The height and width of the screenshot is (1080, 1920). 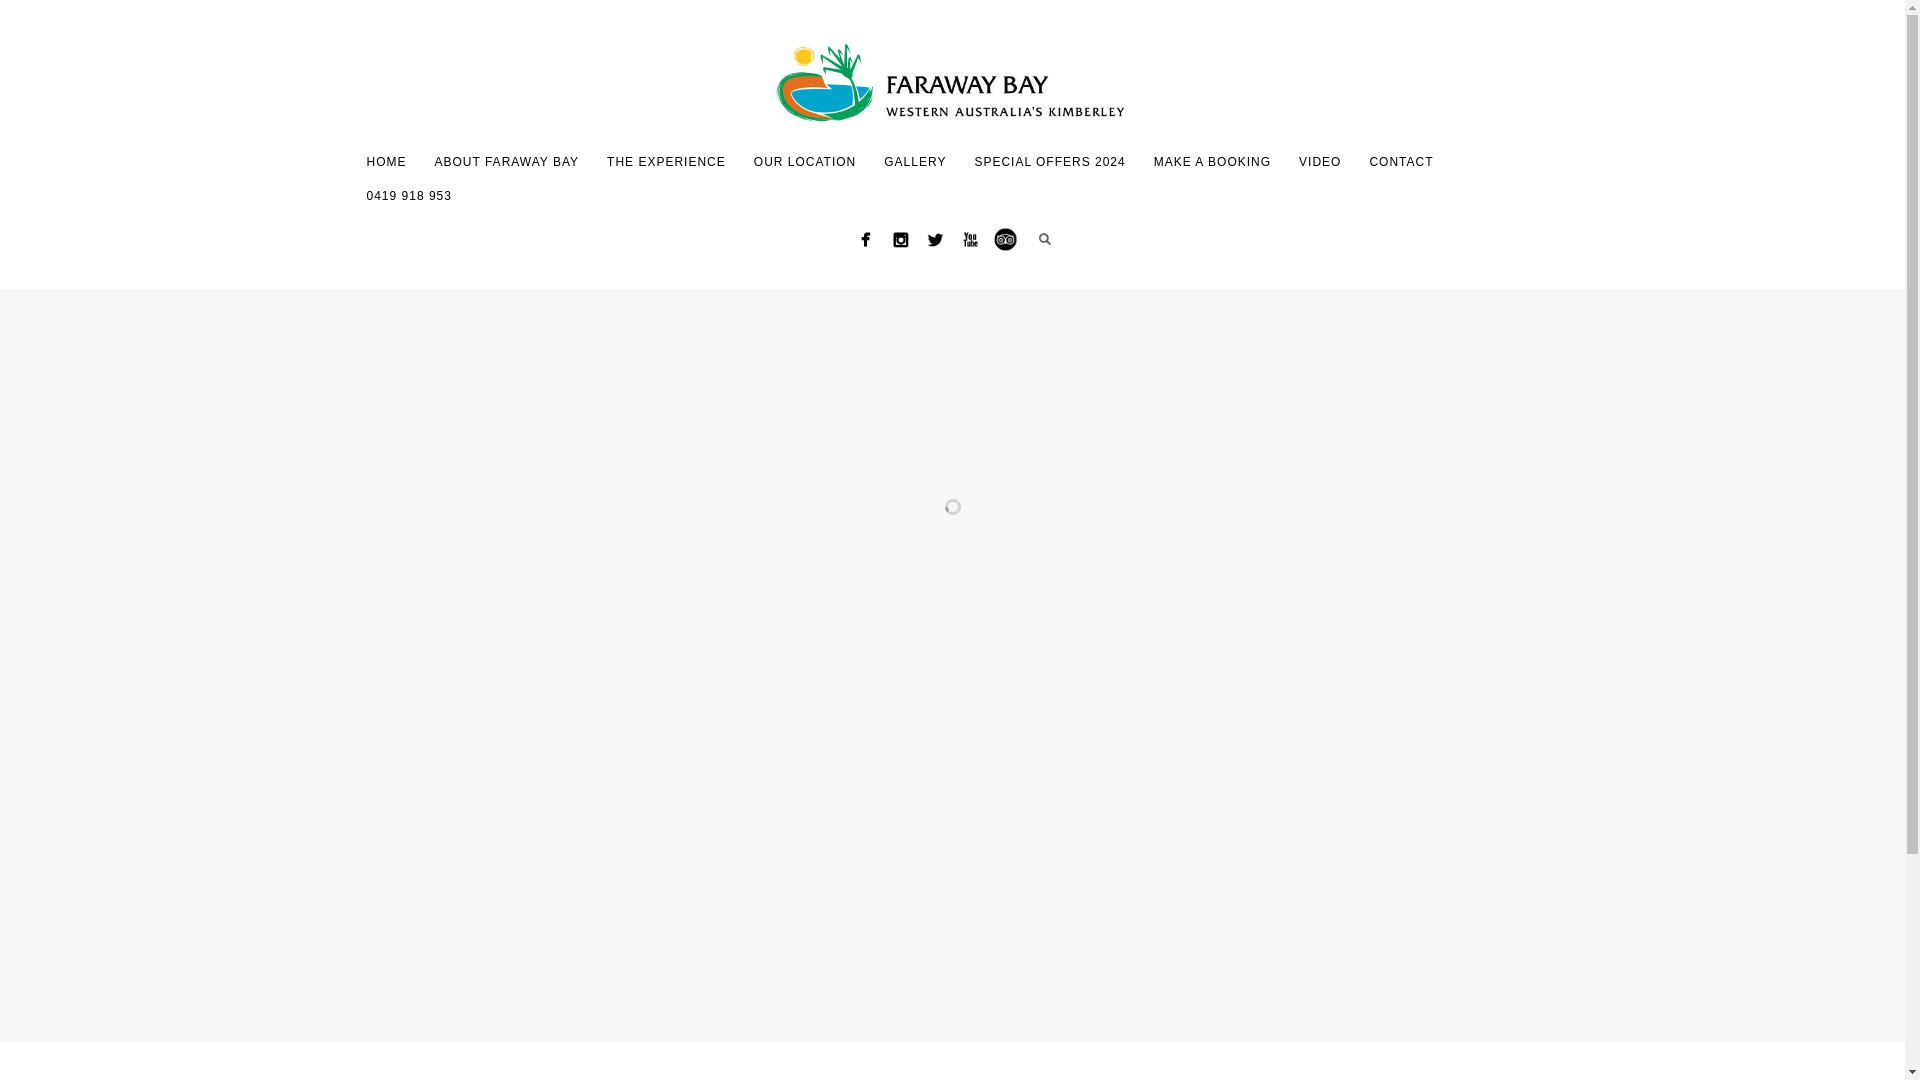 What do you see at coordinates (1320, 161) in the screenshot?
I see `'VIDEO'` at bounding box center [1320, 161].